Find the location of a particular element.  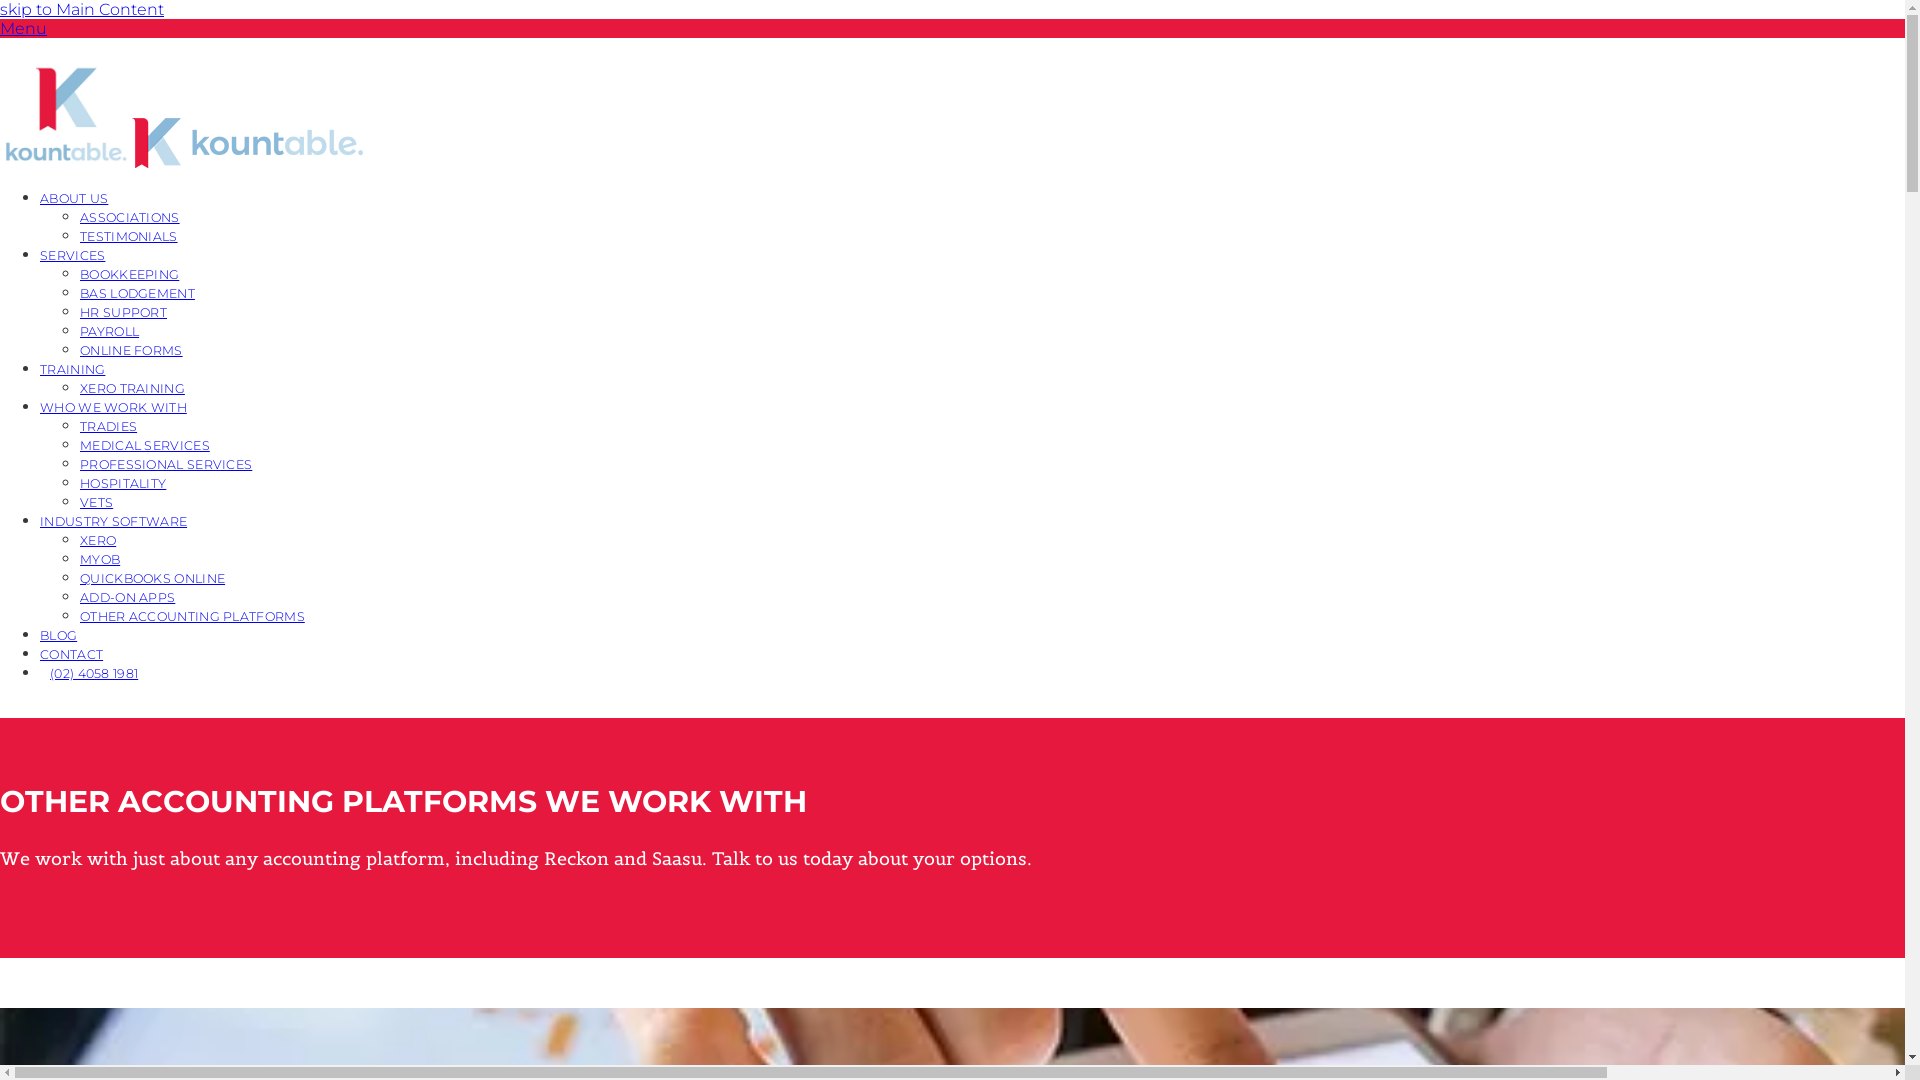

'Menu' is located at coordinates (23, 28).